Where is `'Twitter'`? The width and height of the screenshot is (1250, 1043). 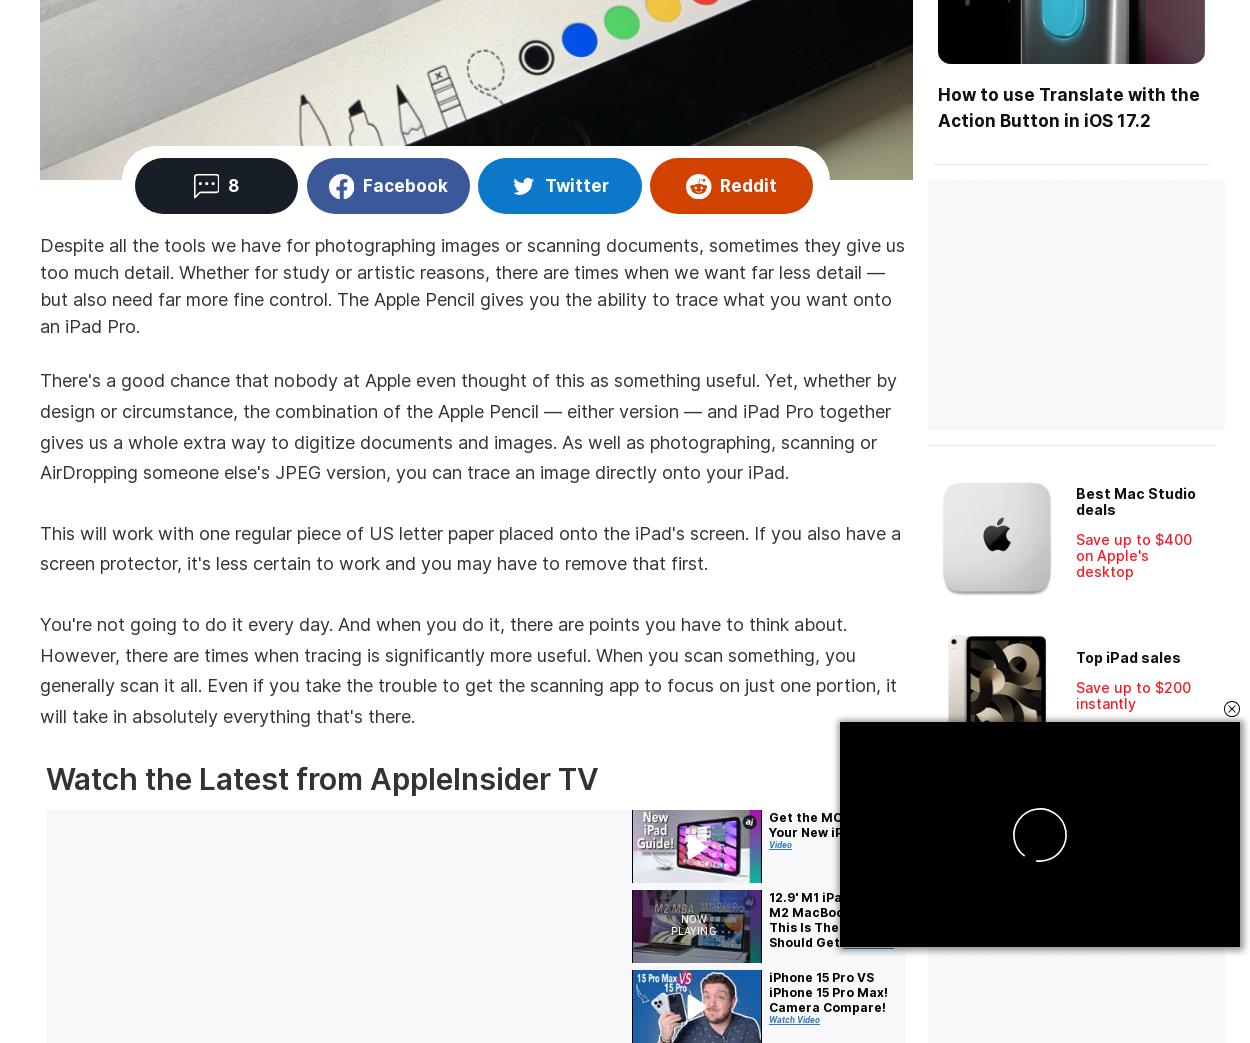
'Twitter' is located at coordinates (576, 184).